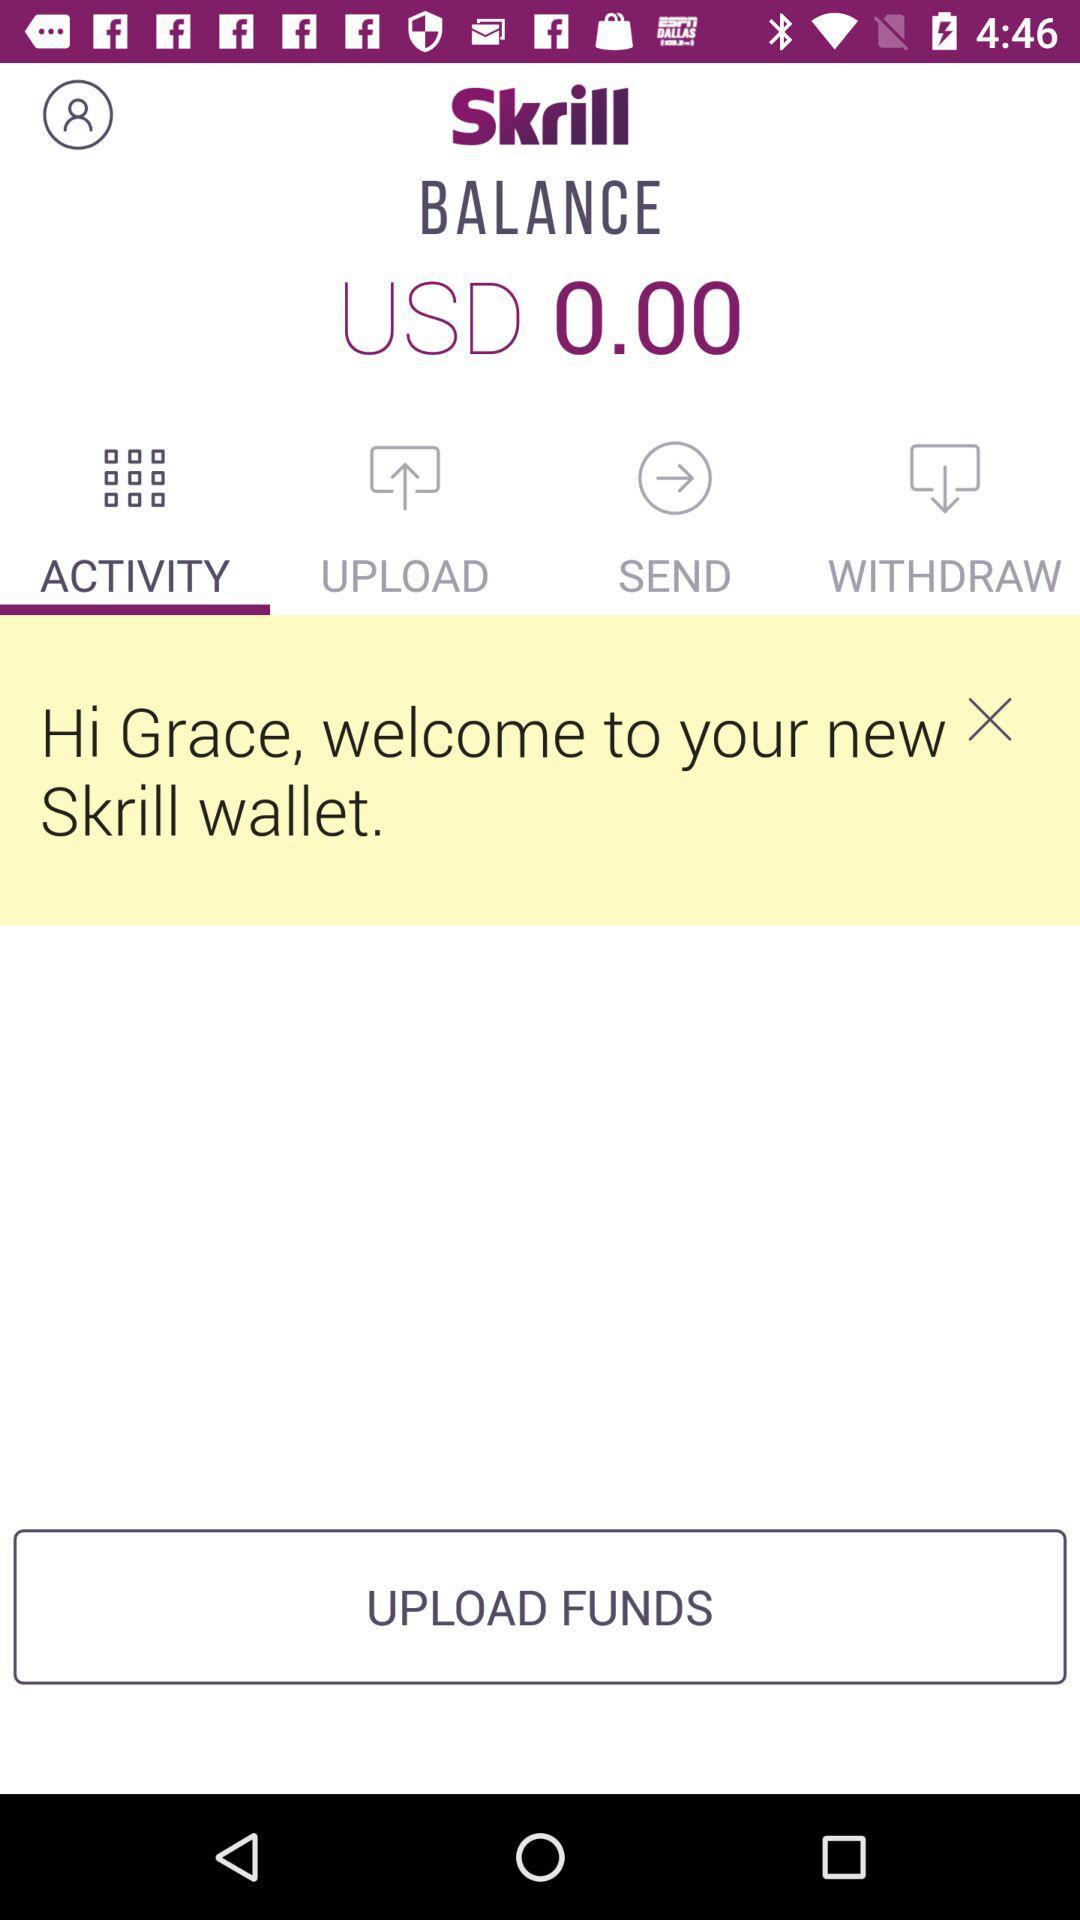 This screenshot has width=1080, height=1920. What do you see at coordinates (135, 477) in the screenshot?
I see `account activity` at bounding box center [135, 477].